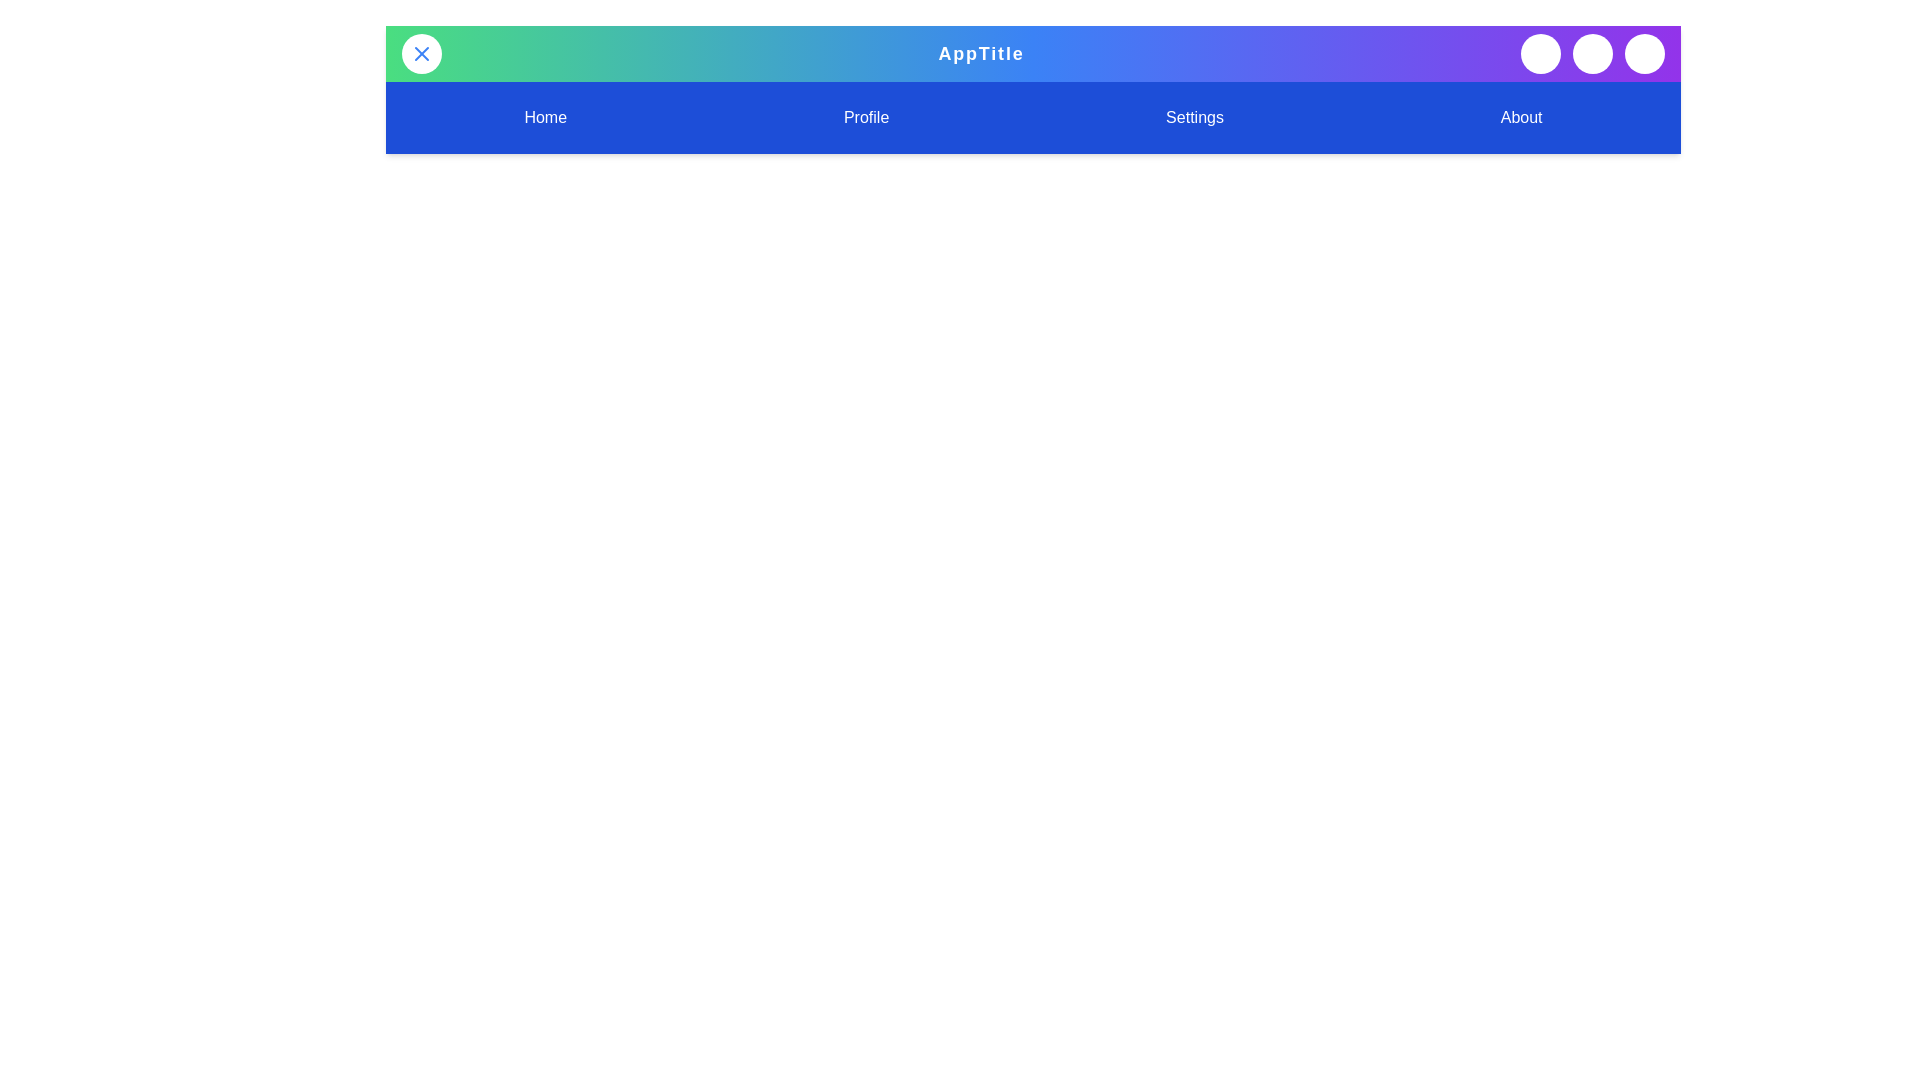 This screenshot has width=1920, height=1080. I want to click on the 'Search' button, so click(1539, 53).